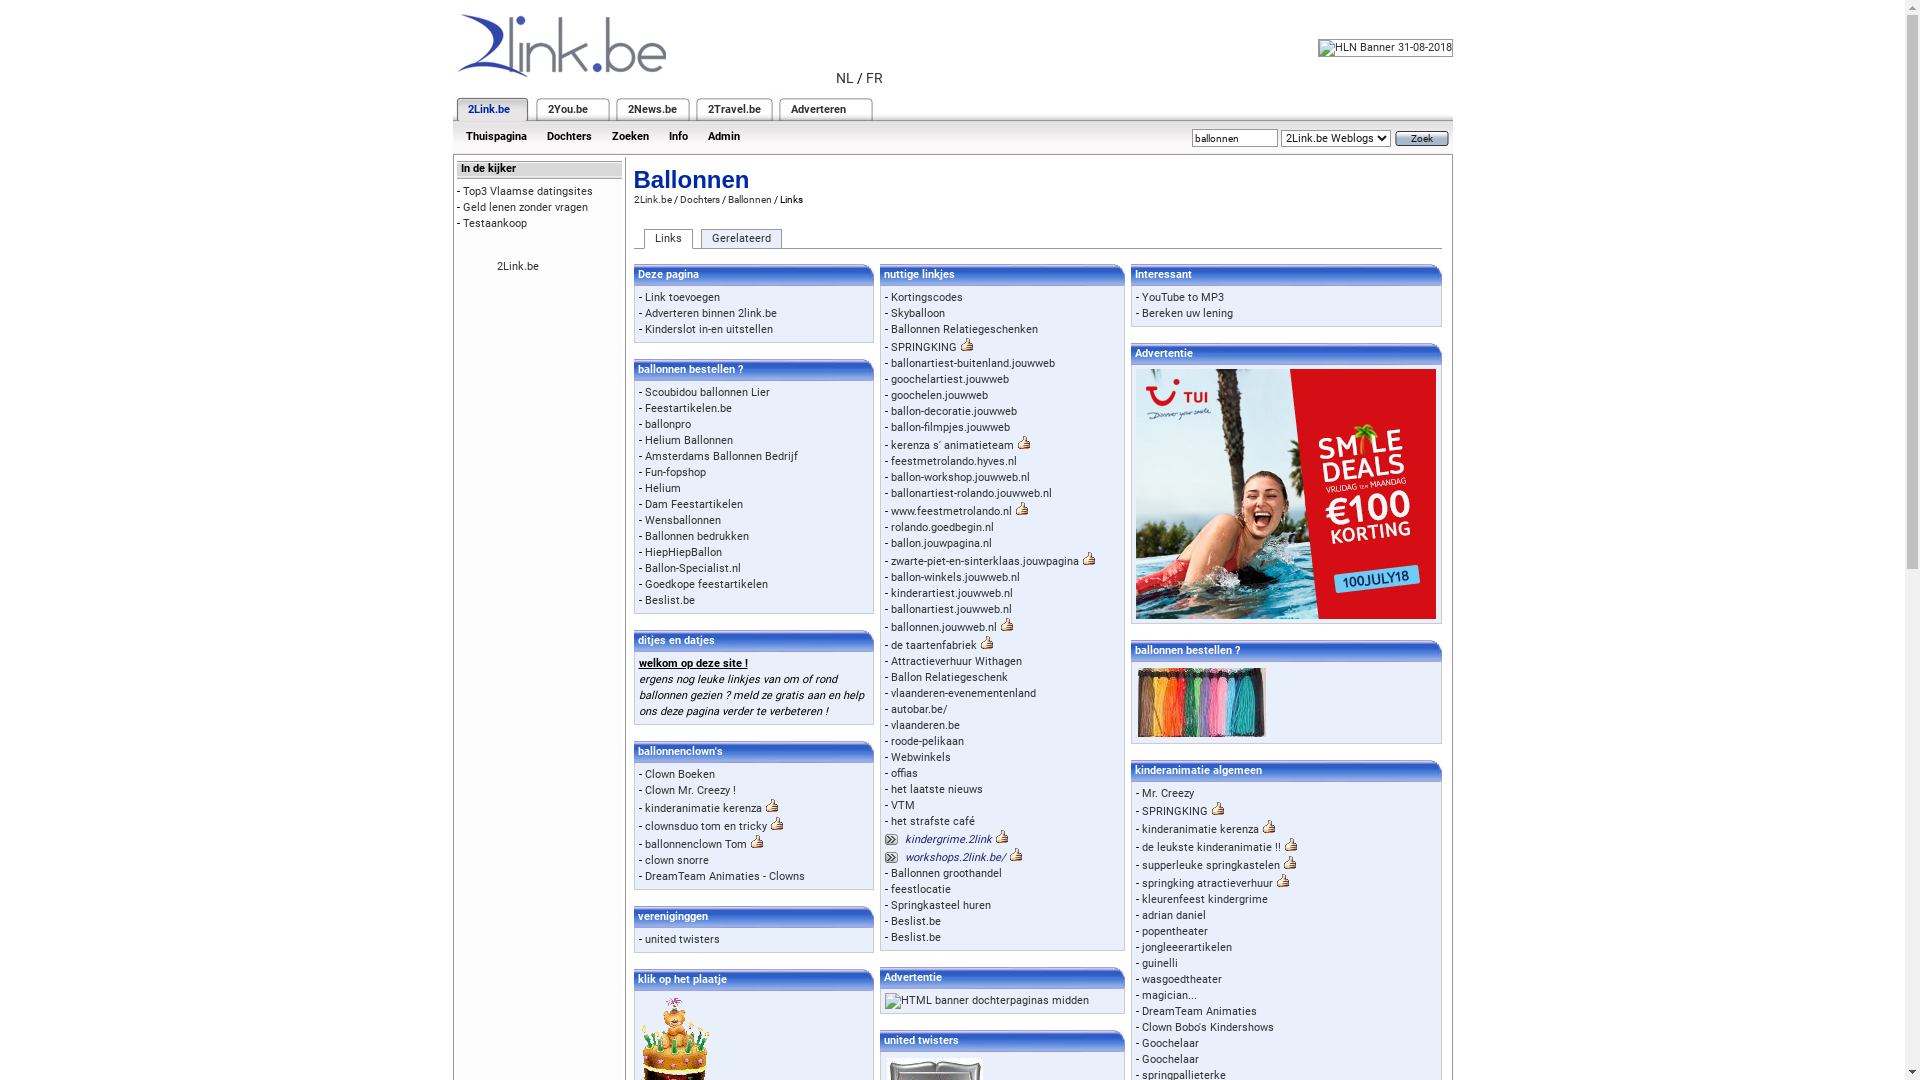  What do you see at coordinates (681, 297) in the screenshot?
I see `'Link toevoegen'` at bounding box center [681, 297].